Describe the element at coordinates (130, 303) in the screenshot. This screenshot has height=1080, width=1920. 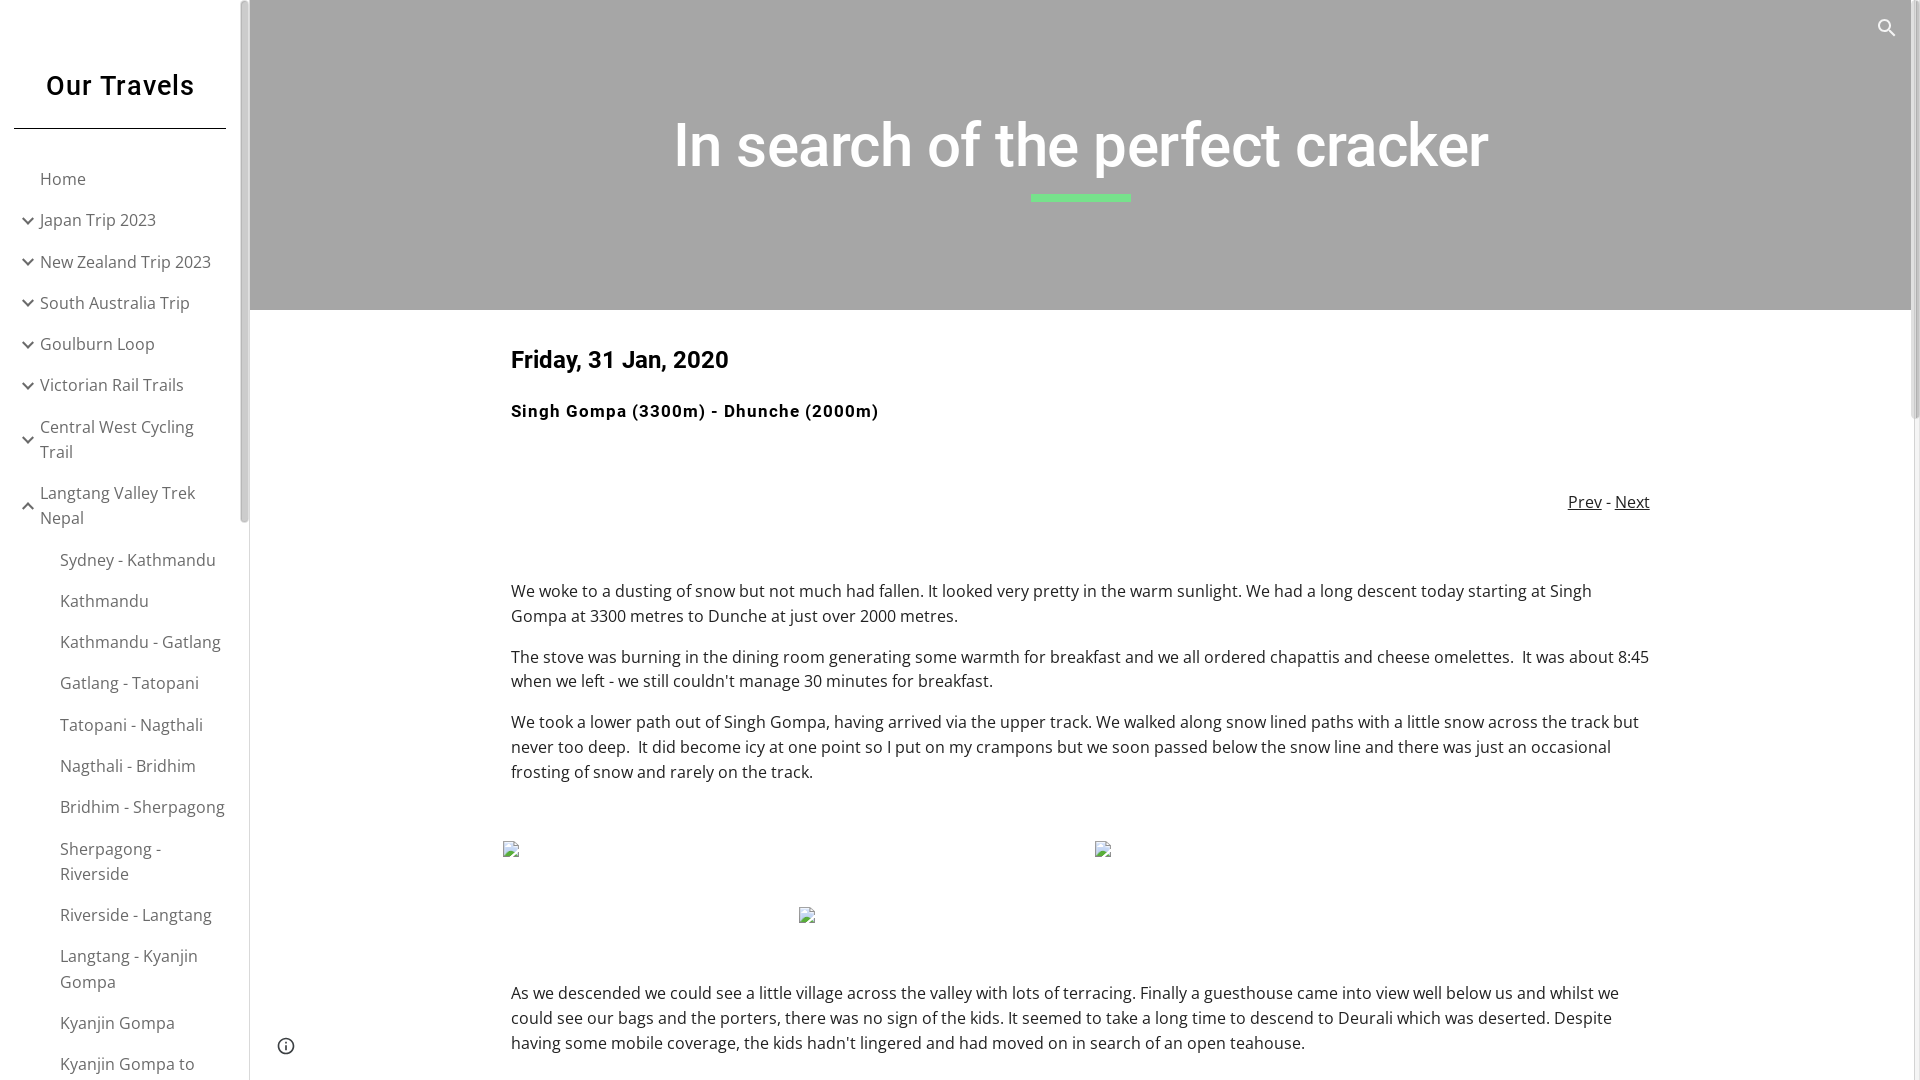
I see `'South Australia Trip'` at that location.